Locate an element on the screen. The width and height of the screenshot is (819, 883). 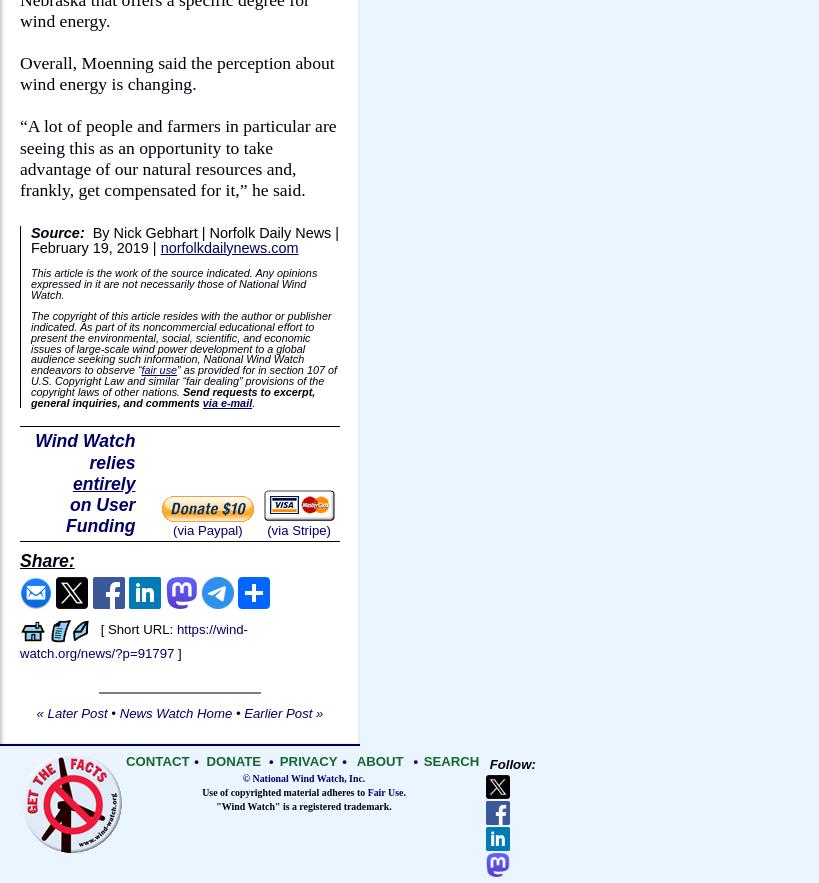
'“A lot of people and farmers in particular are seeing this as an opportunity to take advantage of our natural resources and, frankly, get compensated for it,” he said.' is located at coordinates (18, 157).